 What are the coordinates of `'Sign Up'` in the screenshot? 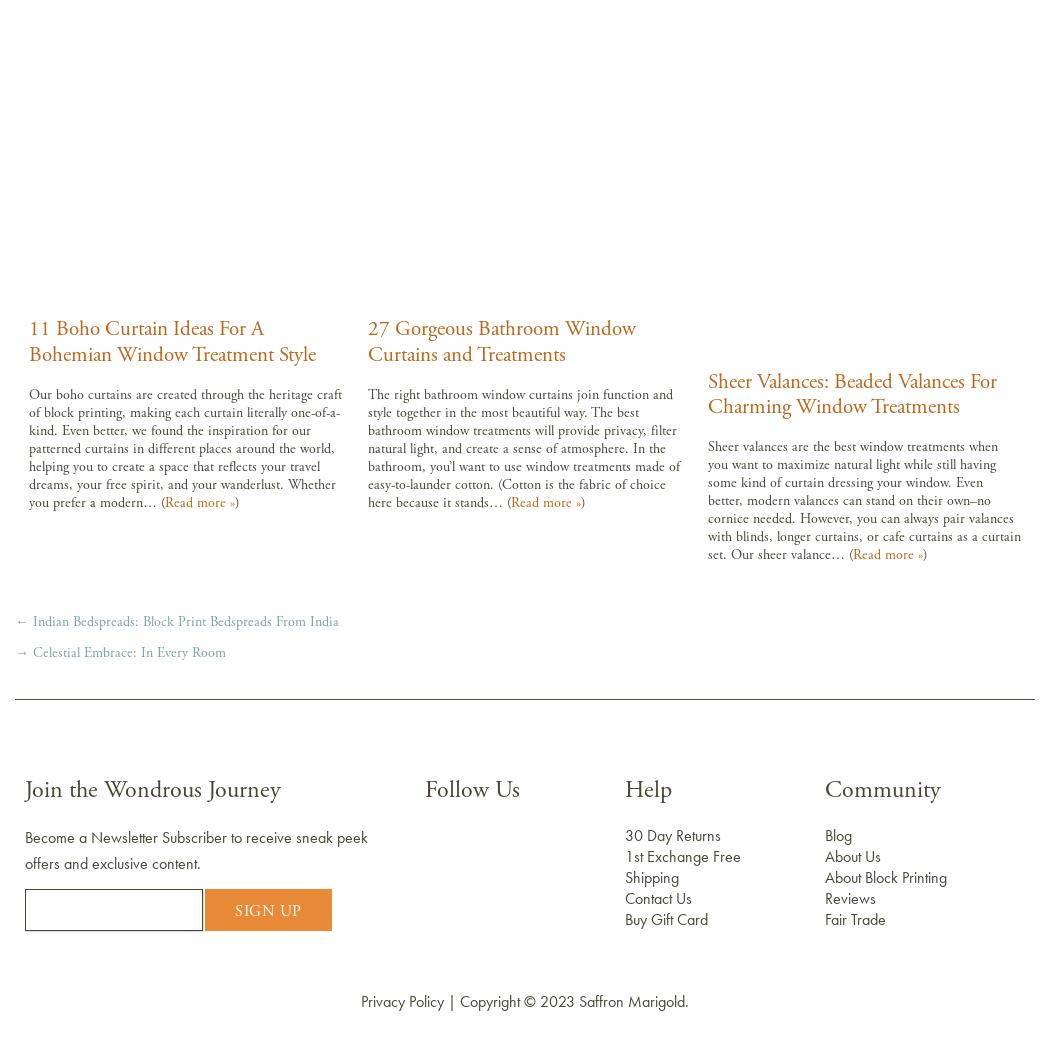 It's located at (266, 910).